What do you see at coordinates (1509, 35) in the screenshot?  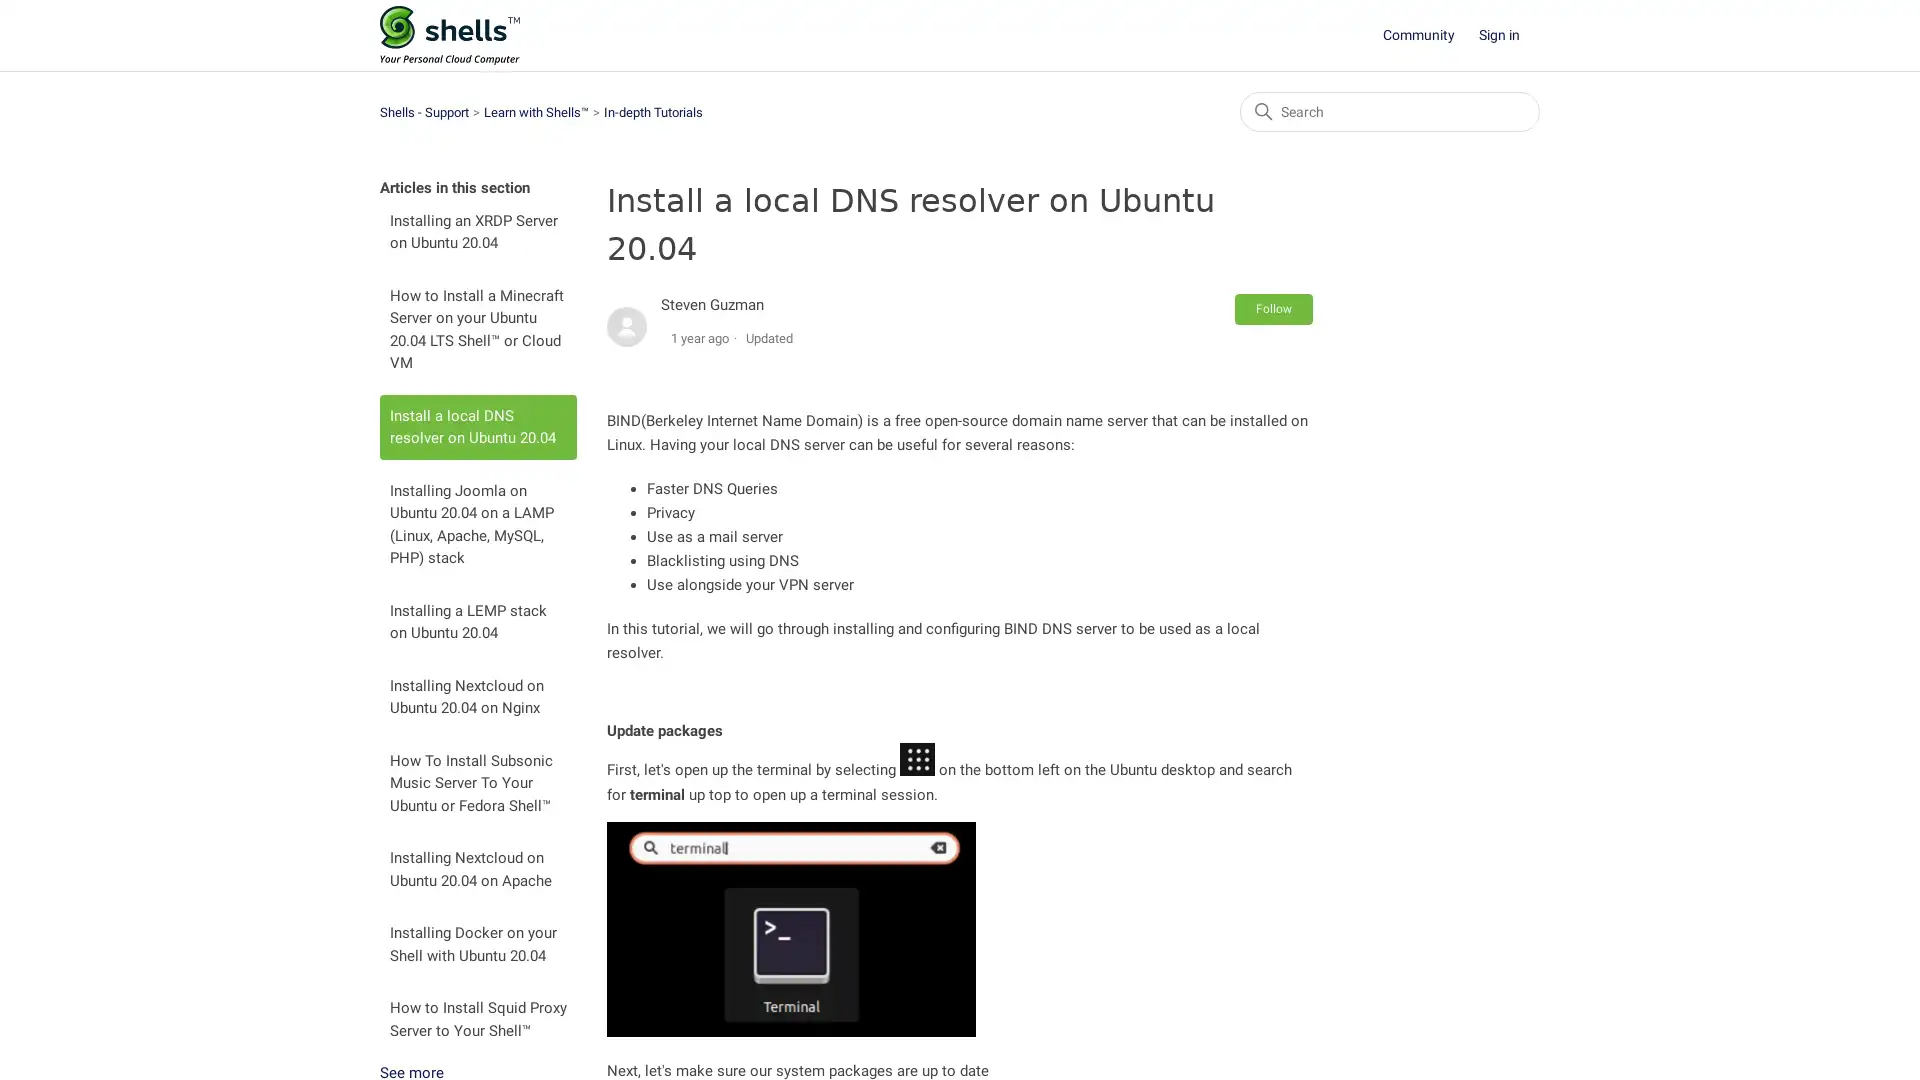 I see `Sign in` at bounding box center [1509, 35].